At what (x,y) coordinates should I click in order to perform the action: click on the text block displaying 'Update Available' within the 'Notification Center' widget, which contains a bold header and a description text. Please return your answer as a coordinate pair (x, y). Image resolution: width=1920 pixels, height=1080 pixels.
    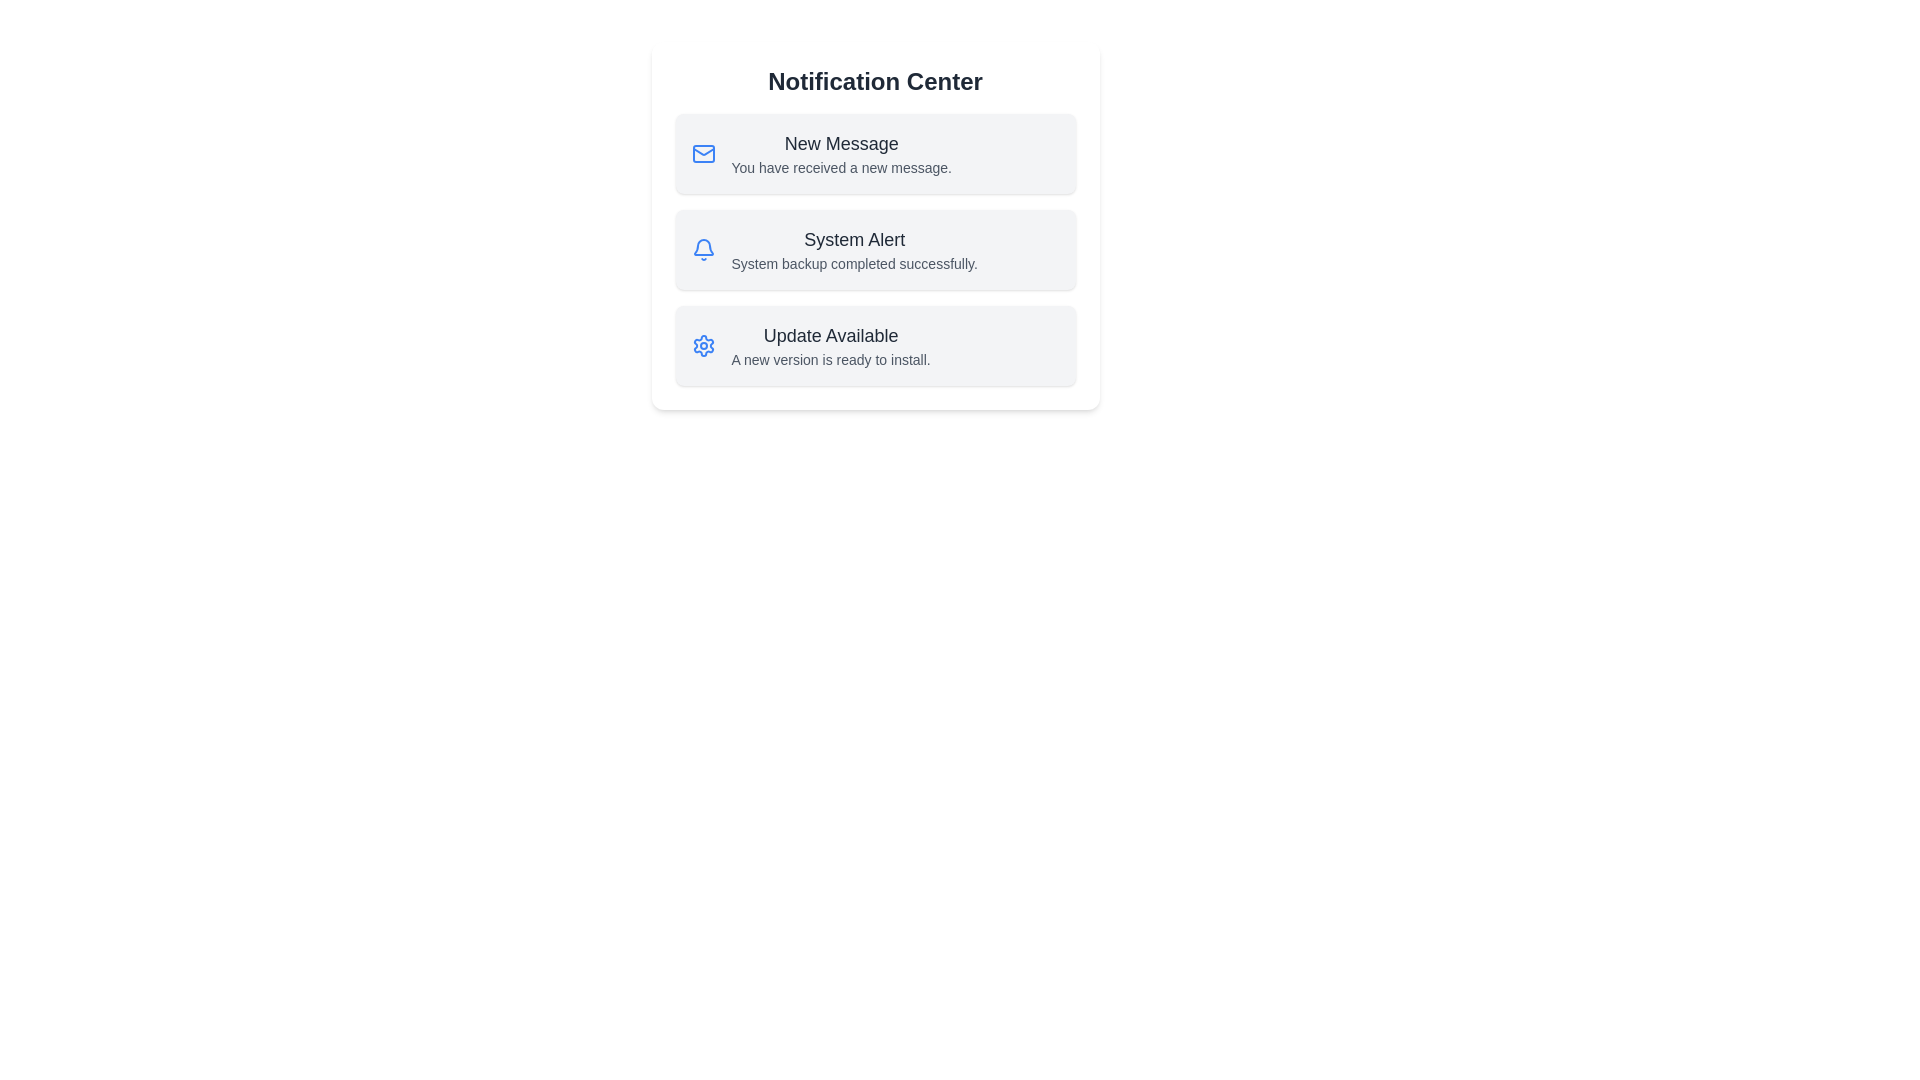
    Looking at the image, I should click on (831, 345).